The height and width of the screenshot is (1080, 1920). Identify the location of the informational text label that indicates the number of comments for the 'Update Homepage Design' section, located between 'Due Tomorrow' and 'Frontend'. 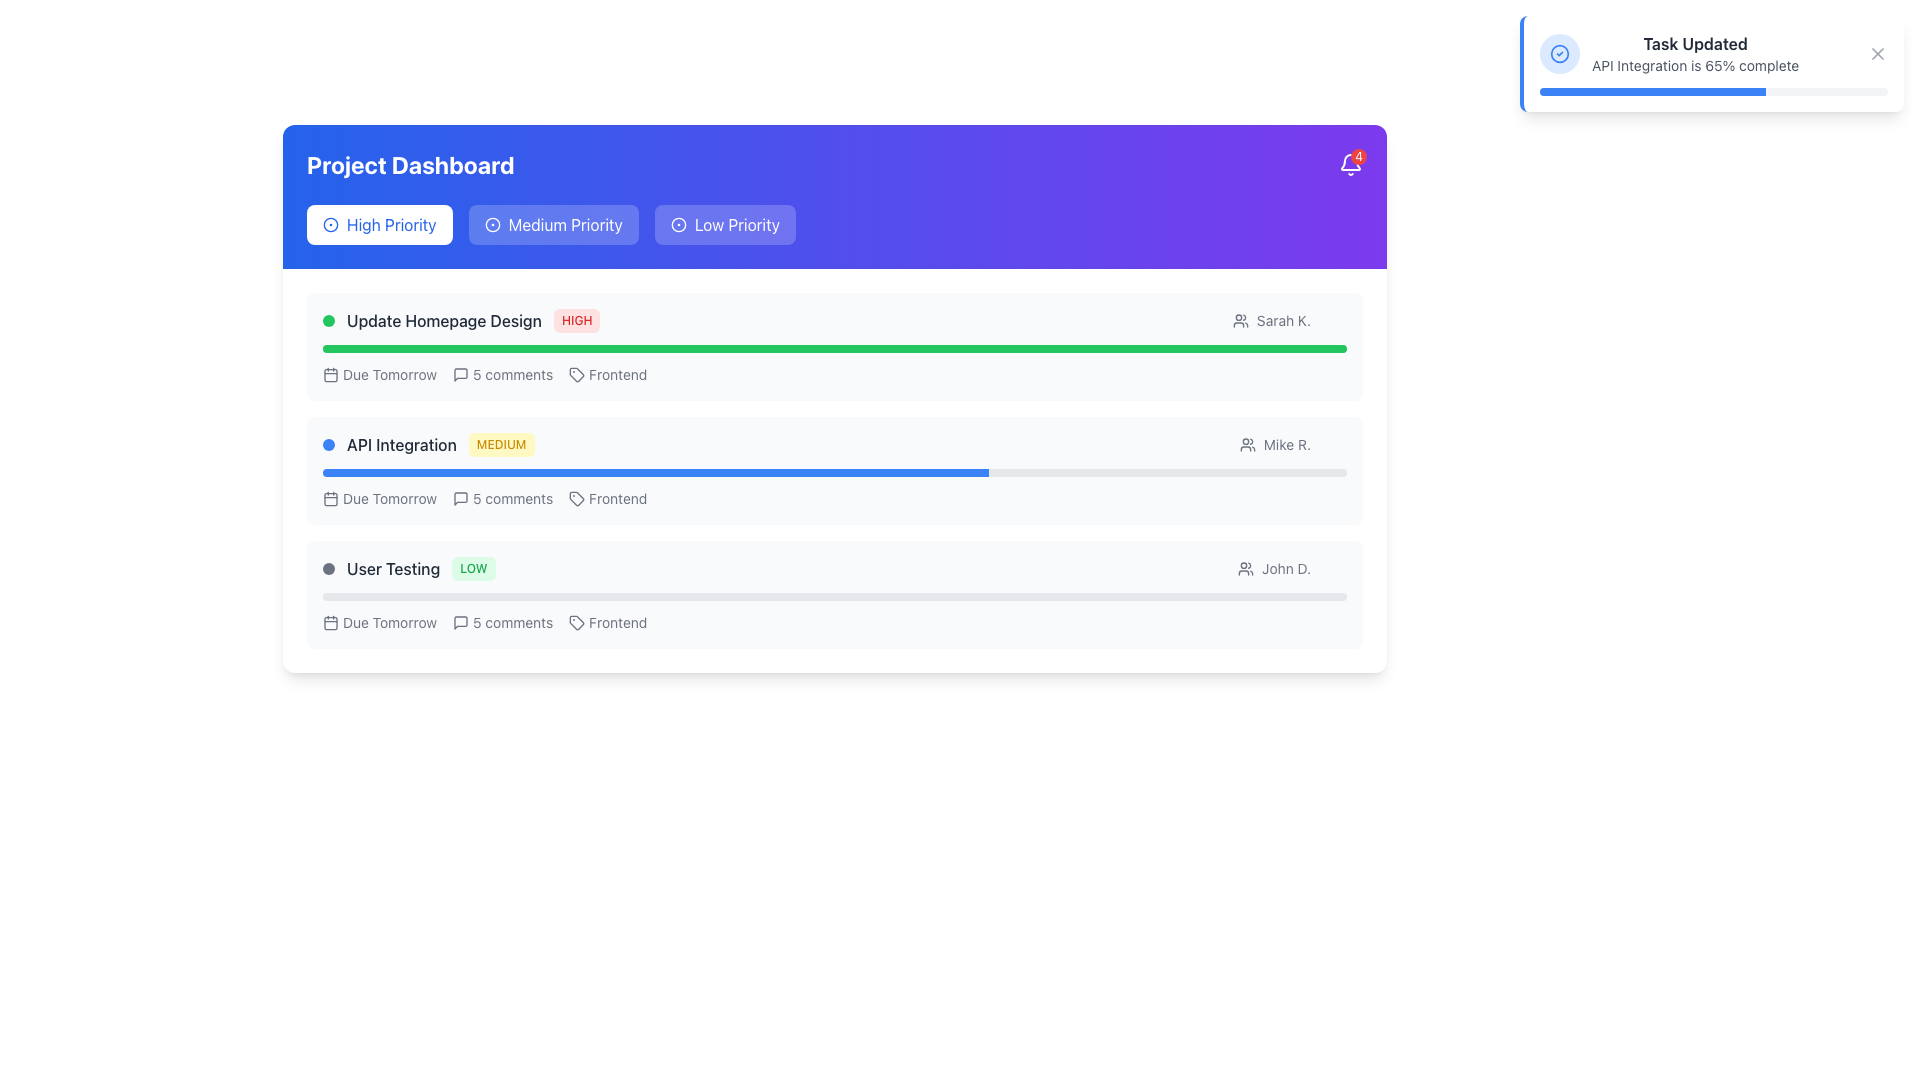
(513, 374).